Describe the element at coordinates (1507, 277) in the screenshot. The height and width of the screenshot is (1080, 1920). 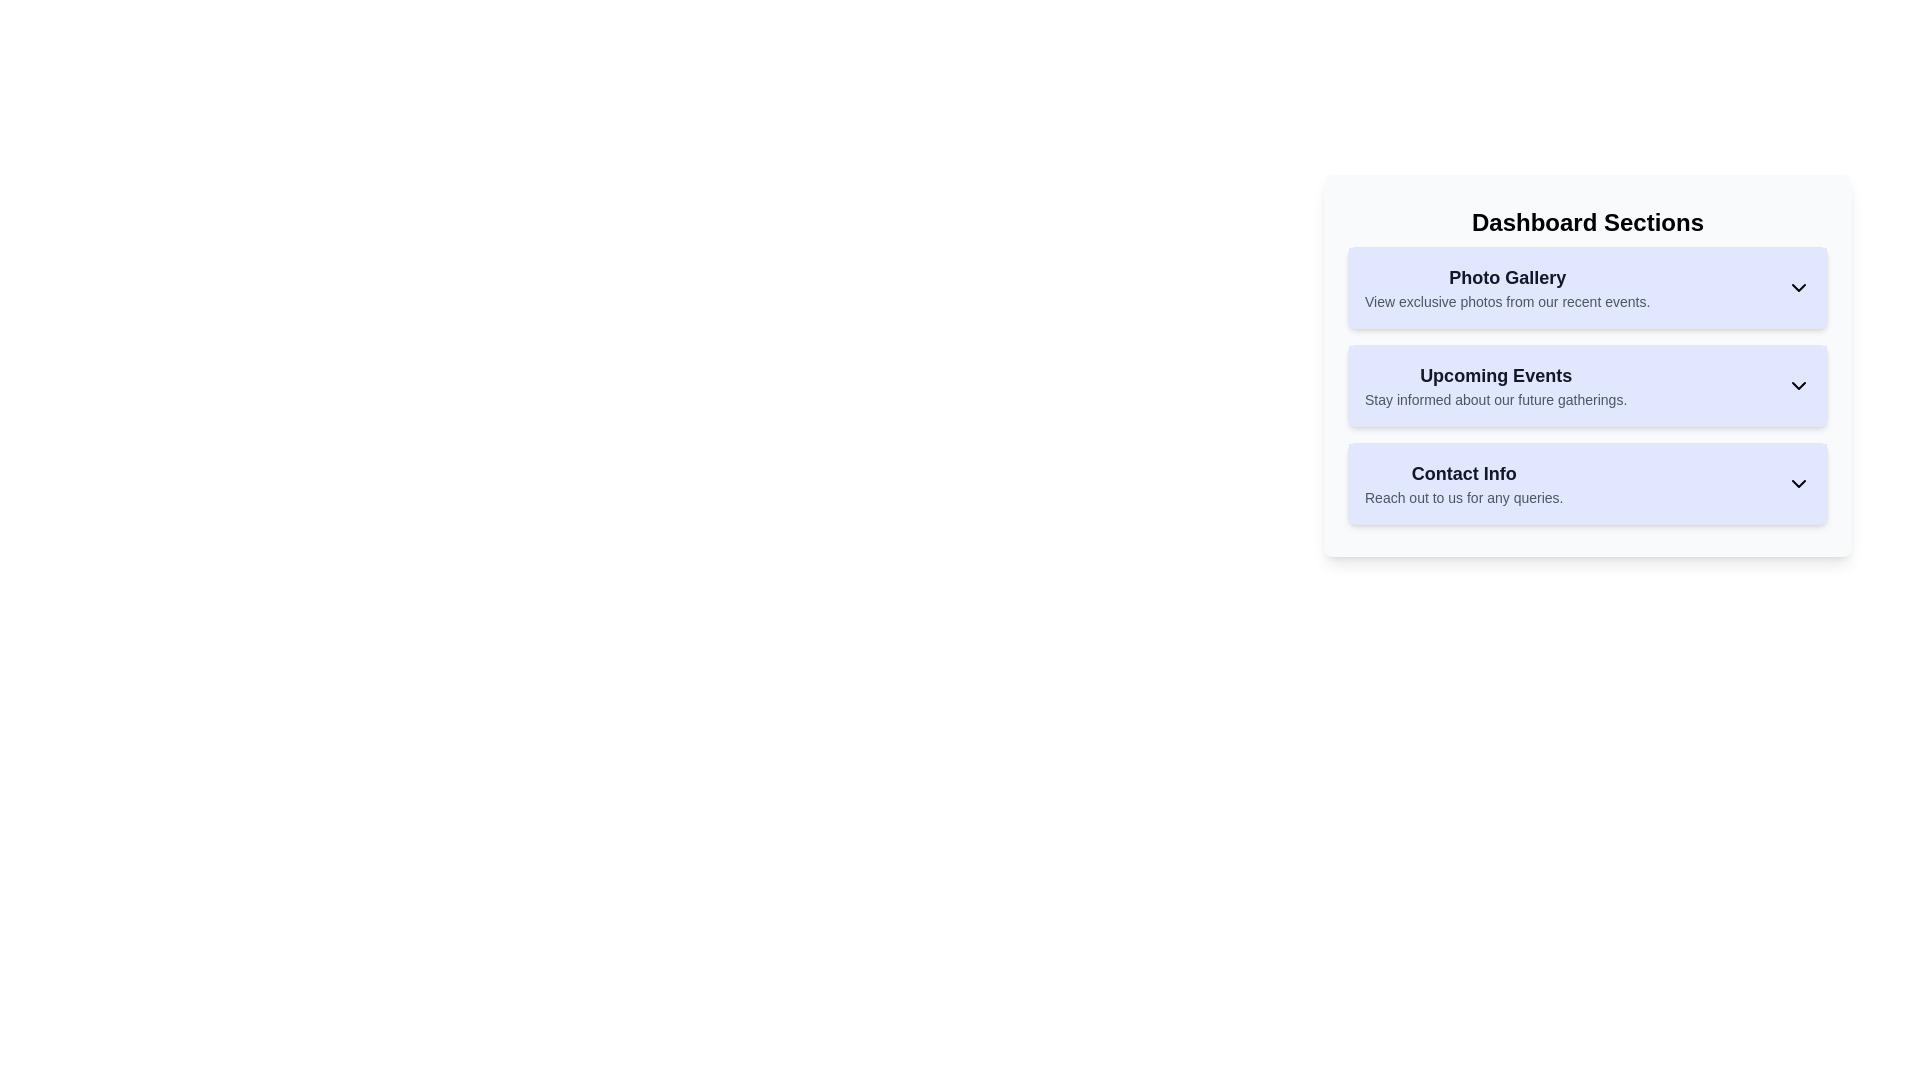
I see `the 'Photo Gallery' text label` at that location.